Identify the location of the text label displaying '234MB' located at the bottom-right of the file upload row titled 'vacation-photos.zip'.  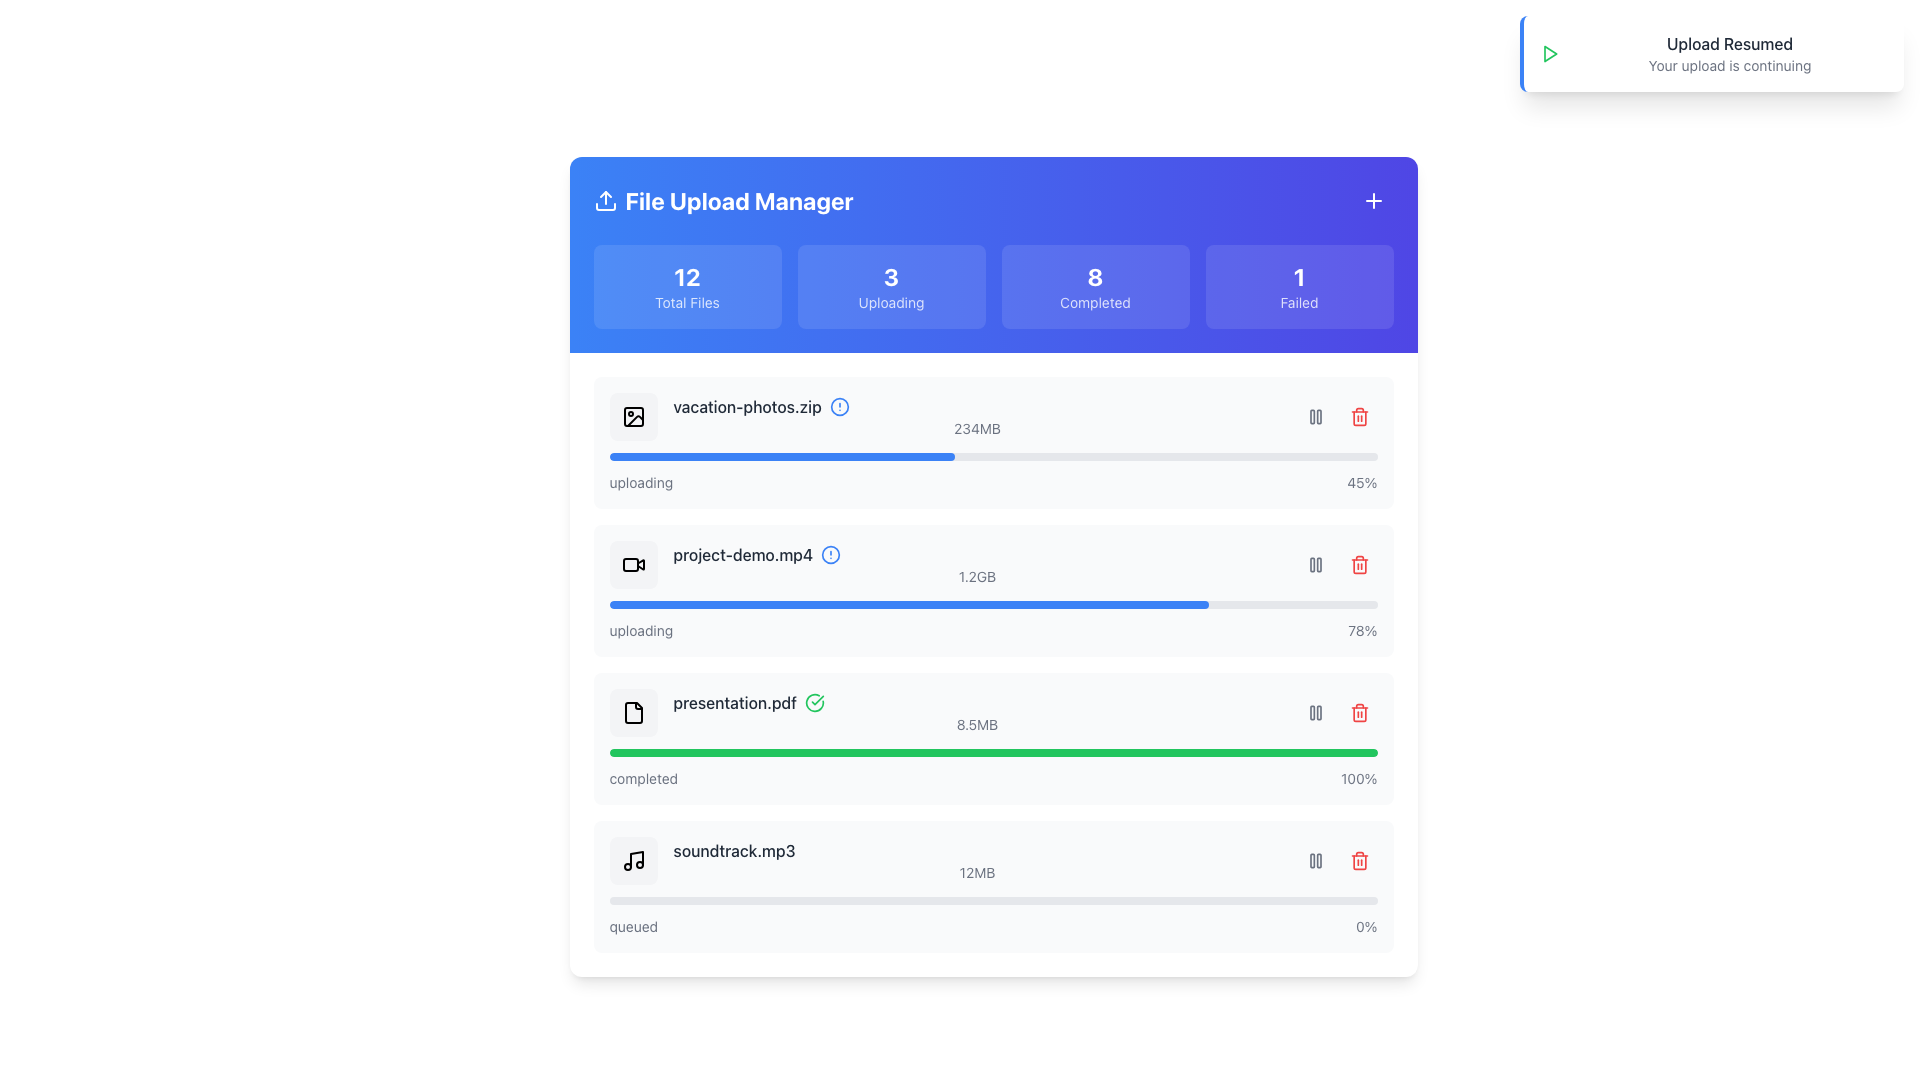
(977, 427).